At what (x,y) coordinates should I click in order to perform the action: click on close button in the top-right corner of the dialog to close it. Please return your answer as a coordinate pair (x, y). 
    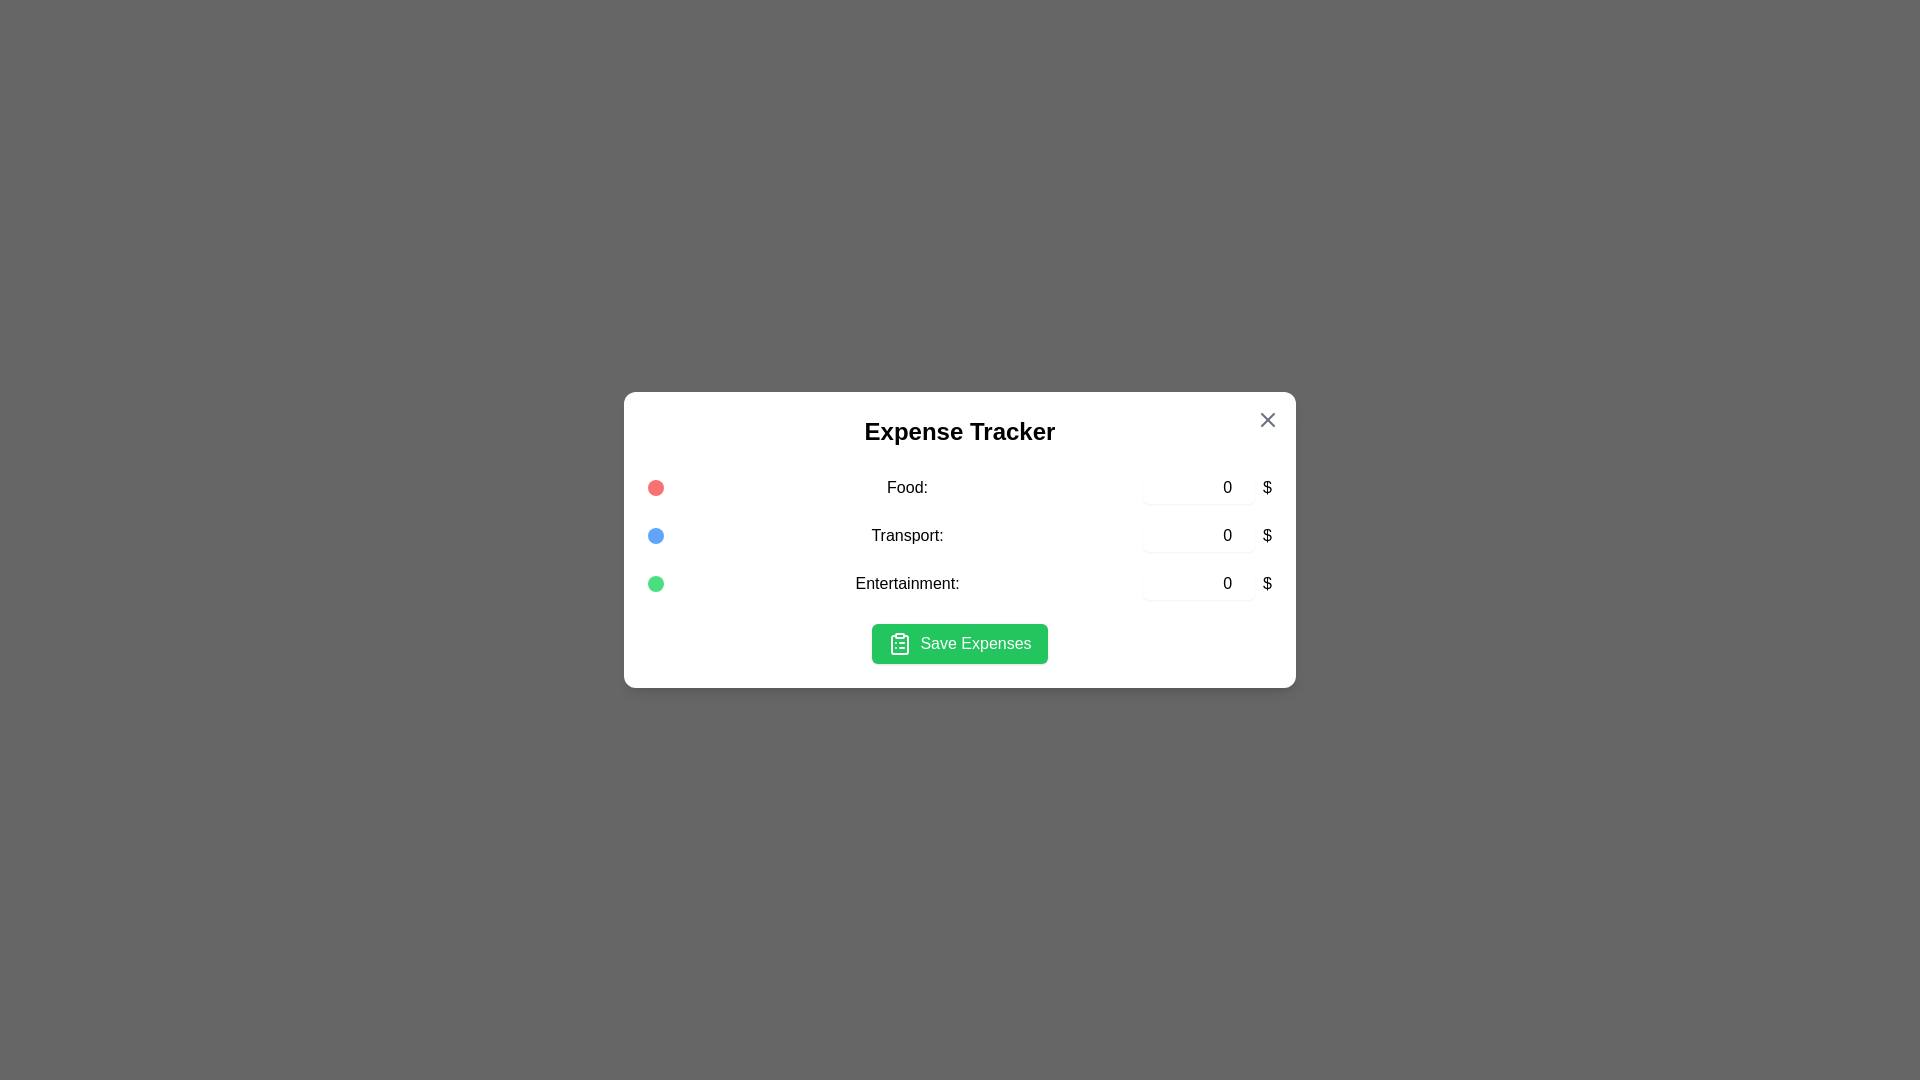
    Looking at the image, I should click on (1266, 419).